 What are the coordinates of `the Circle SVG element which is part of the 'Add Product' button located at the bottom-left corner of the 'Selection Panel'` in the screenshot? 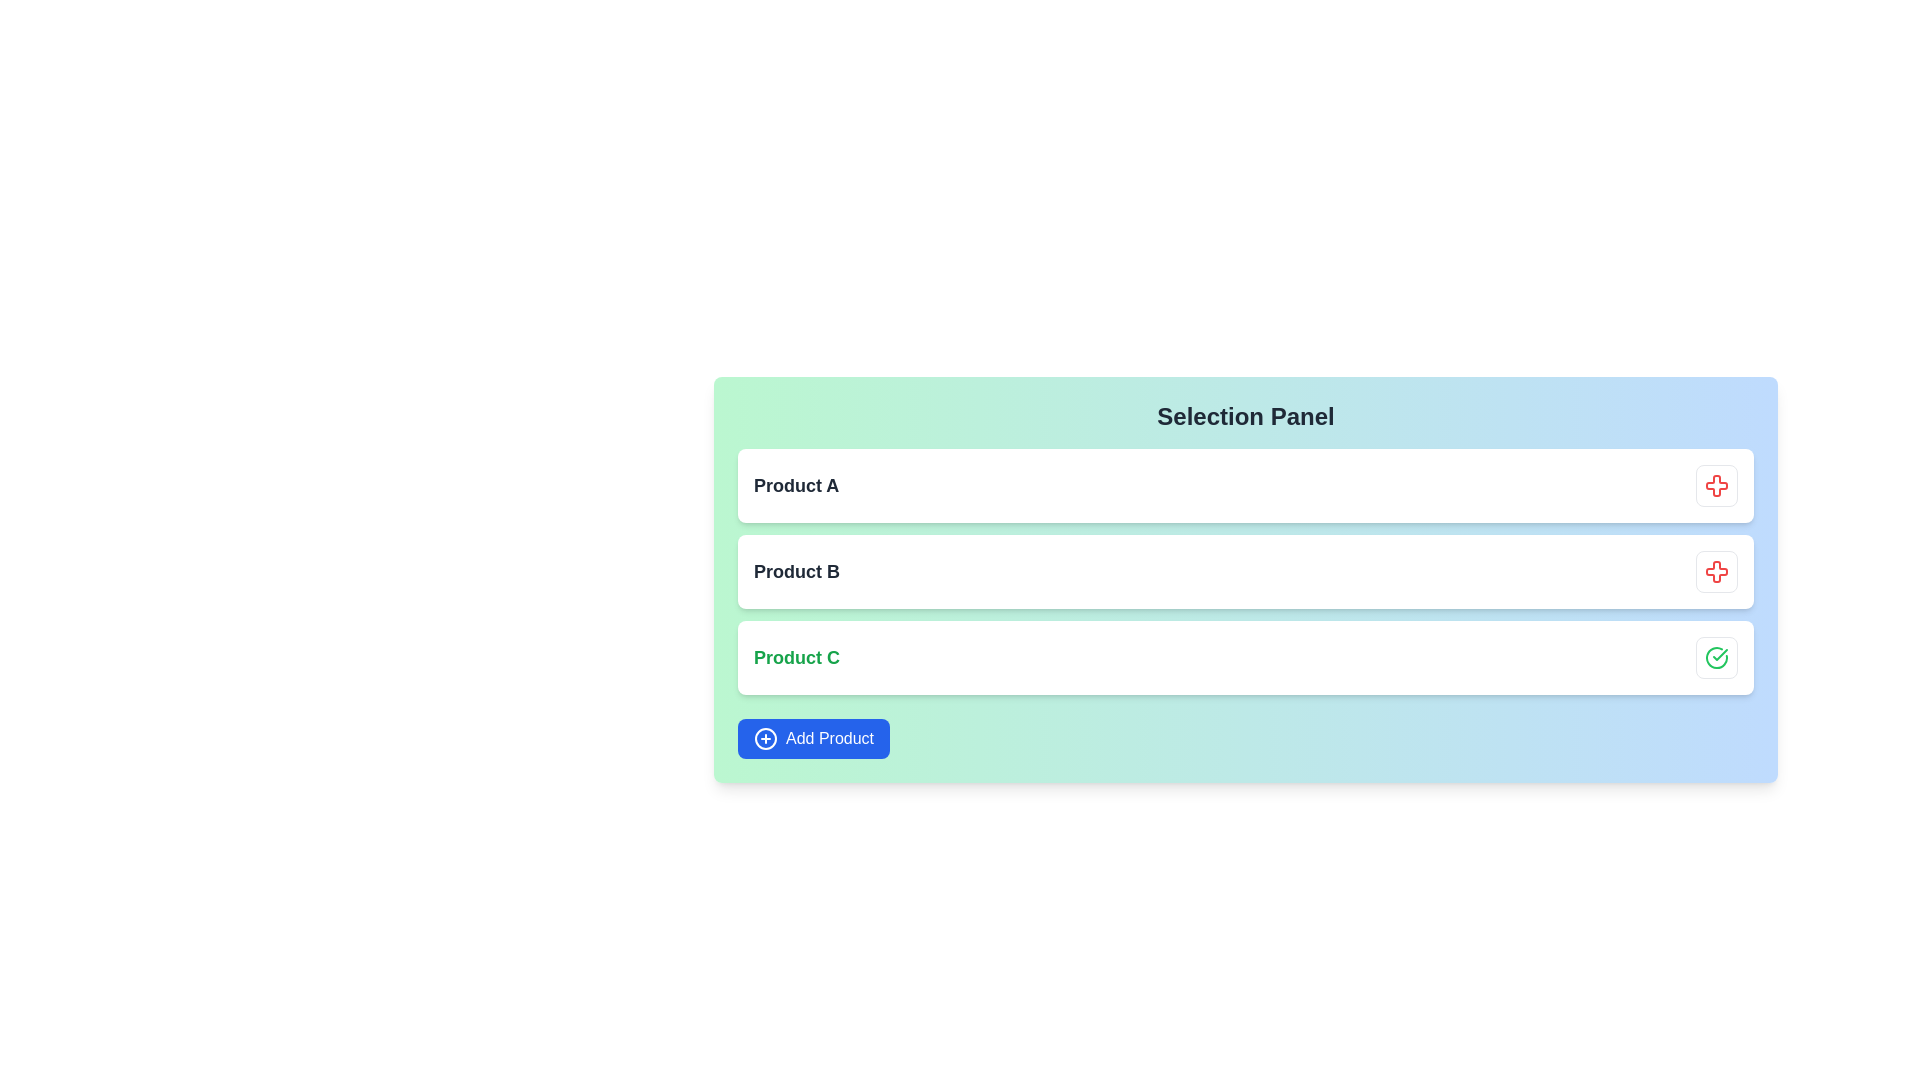 It's located at (765, 739).